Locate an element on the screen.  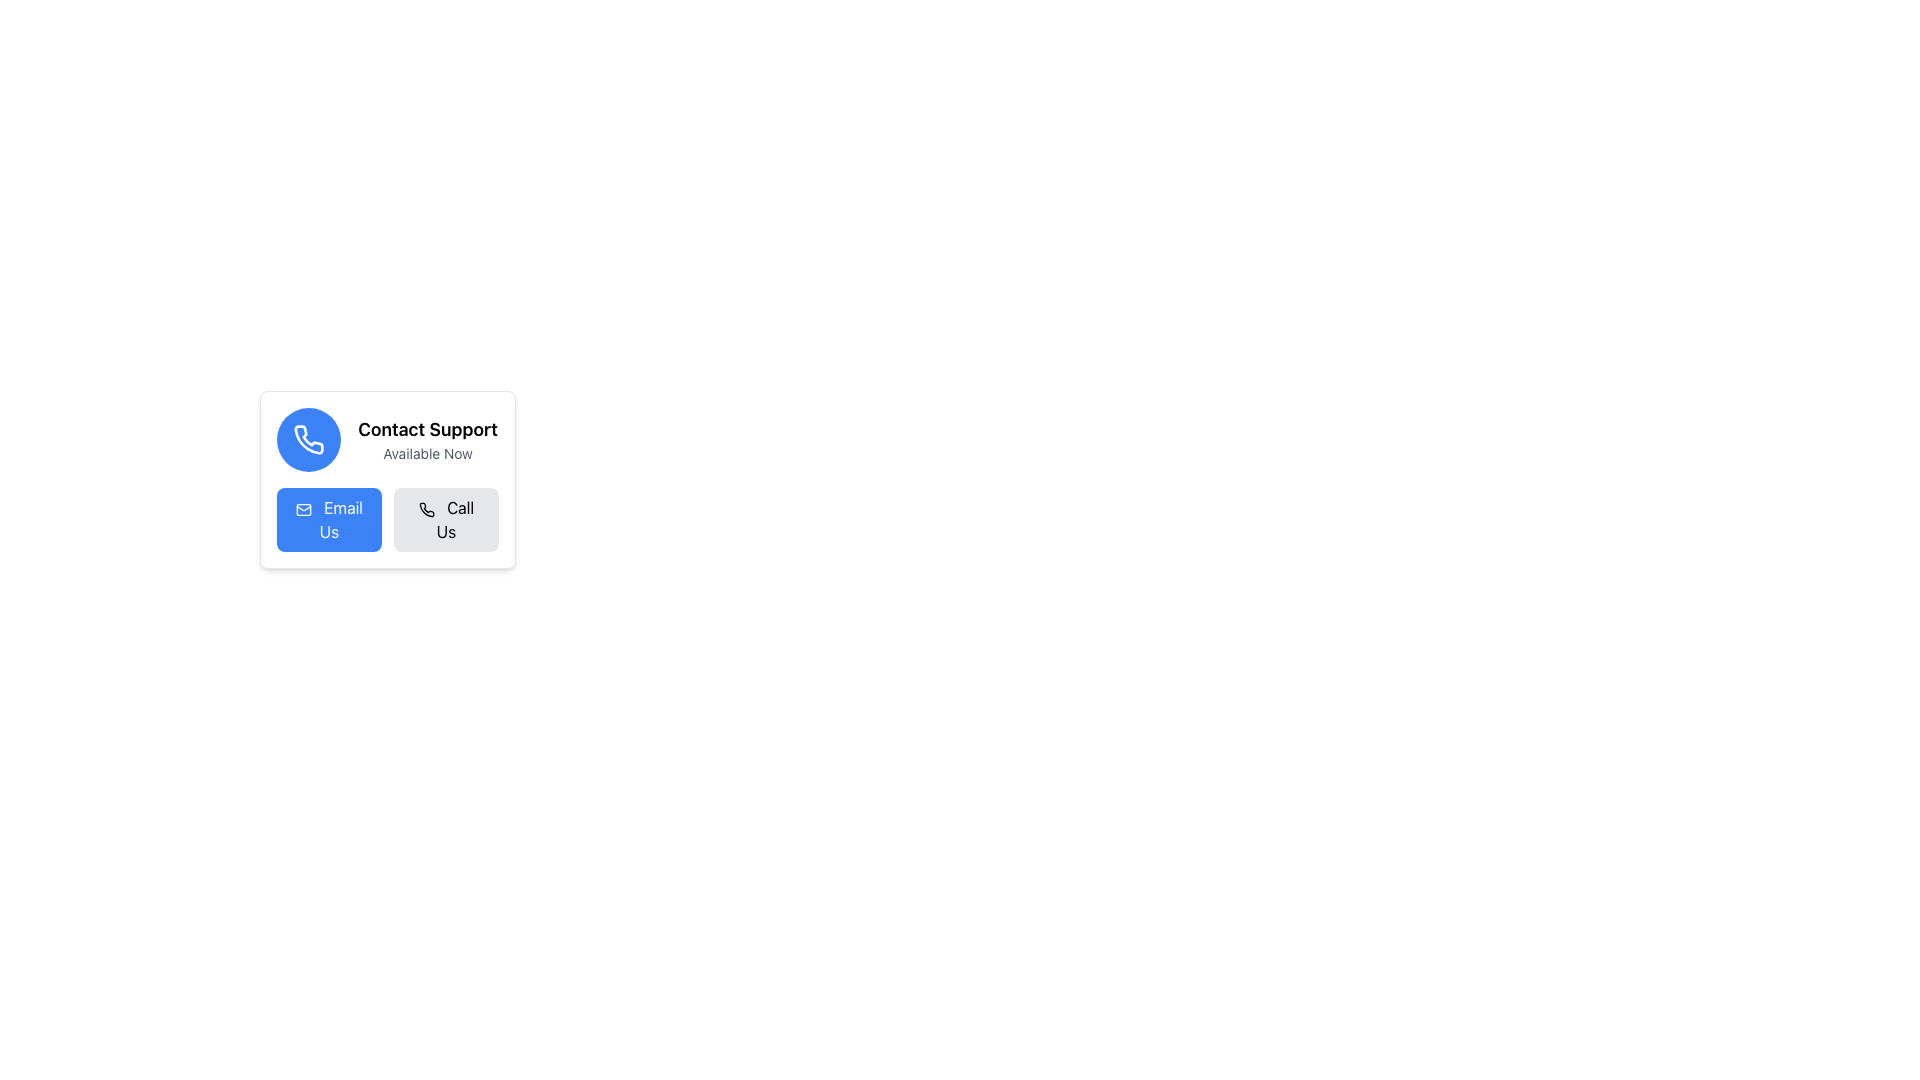
the phone icon in line art style, which is displayed in white on a blue circular background located at the top-left part of the card is located at coordinates (307, 438).